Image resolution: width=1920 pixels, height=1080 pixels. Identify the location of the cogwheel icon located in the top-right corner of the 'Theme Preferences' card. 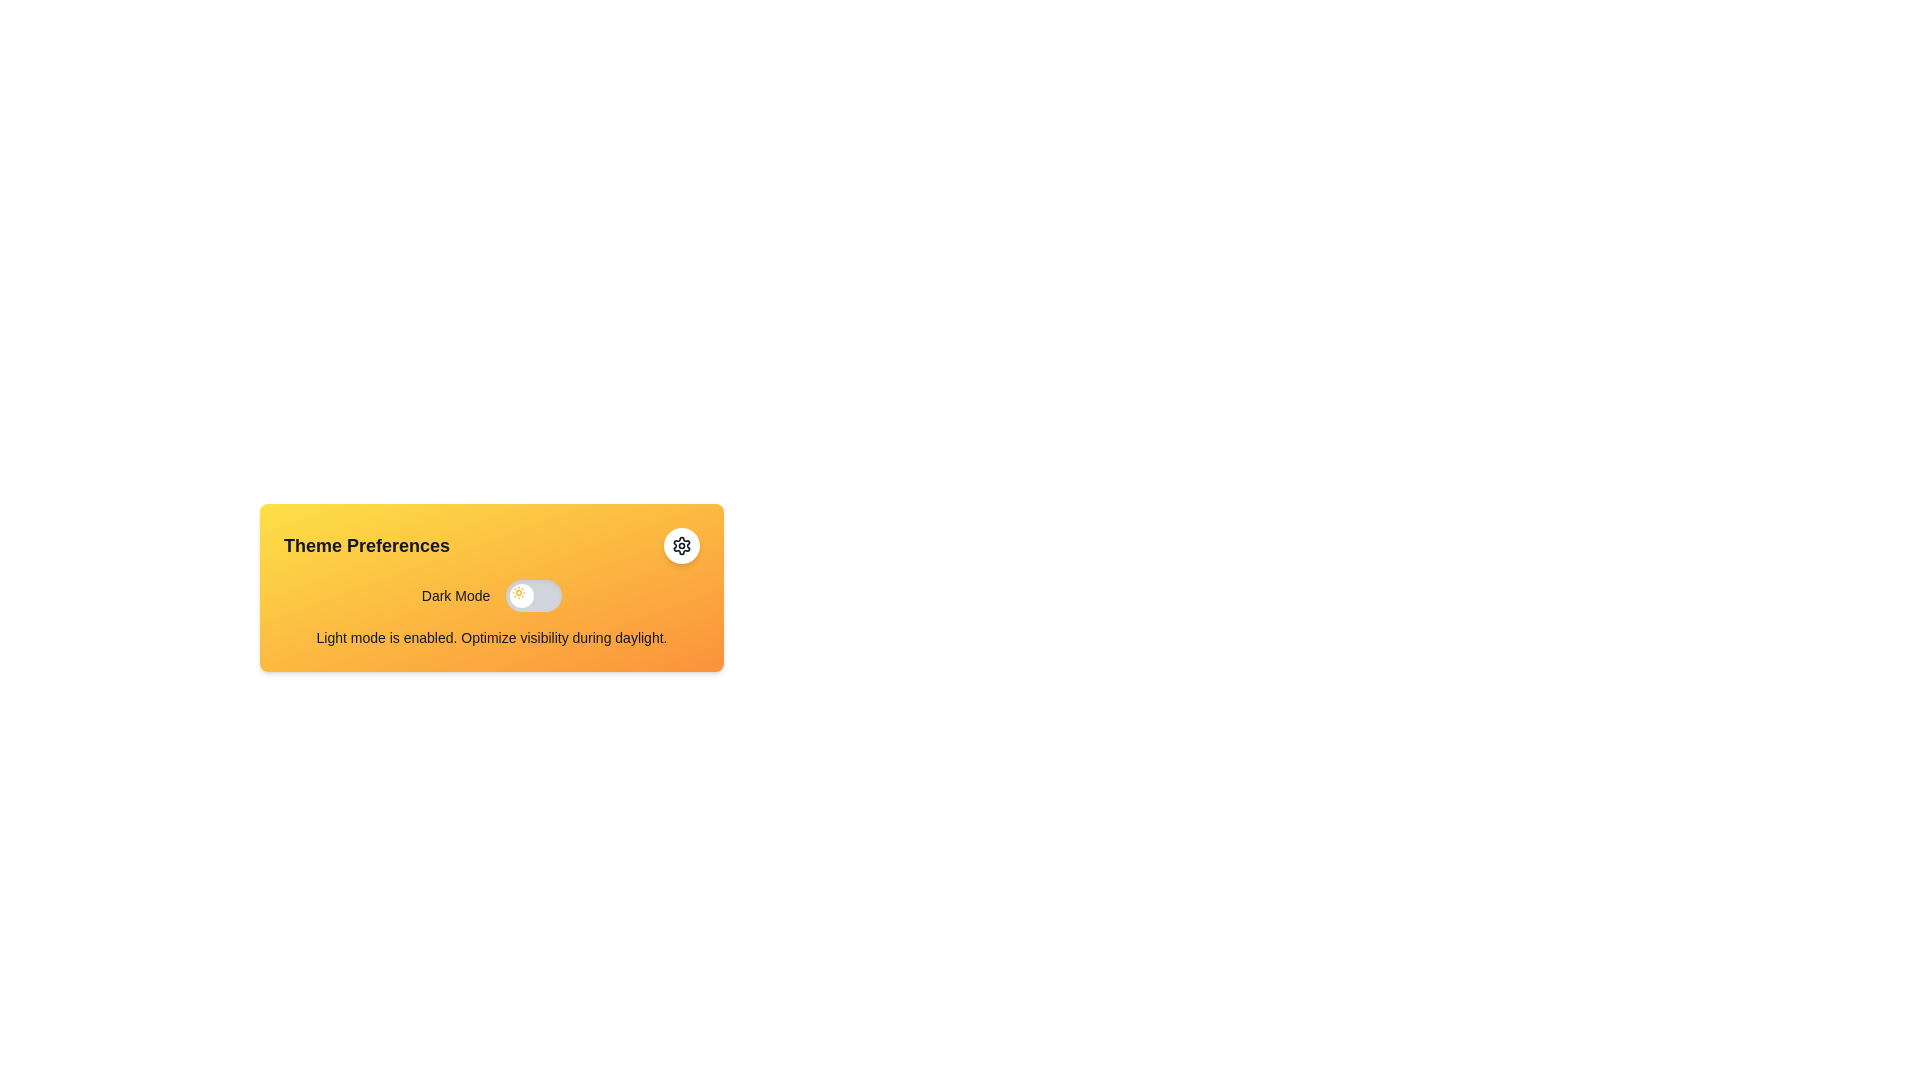
(681, 546).